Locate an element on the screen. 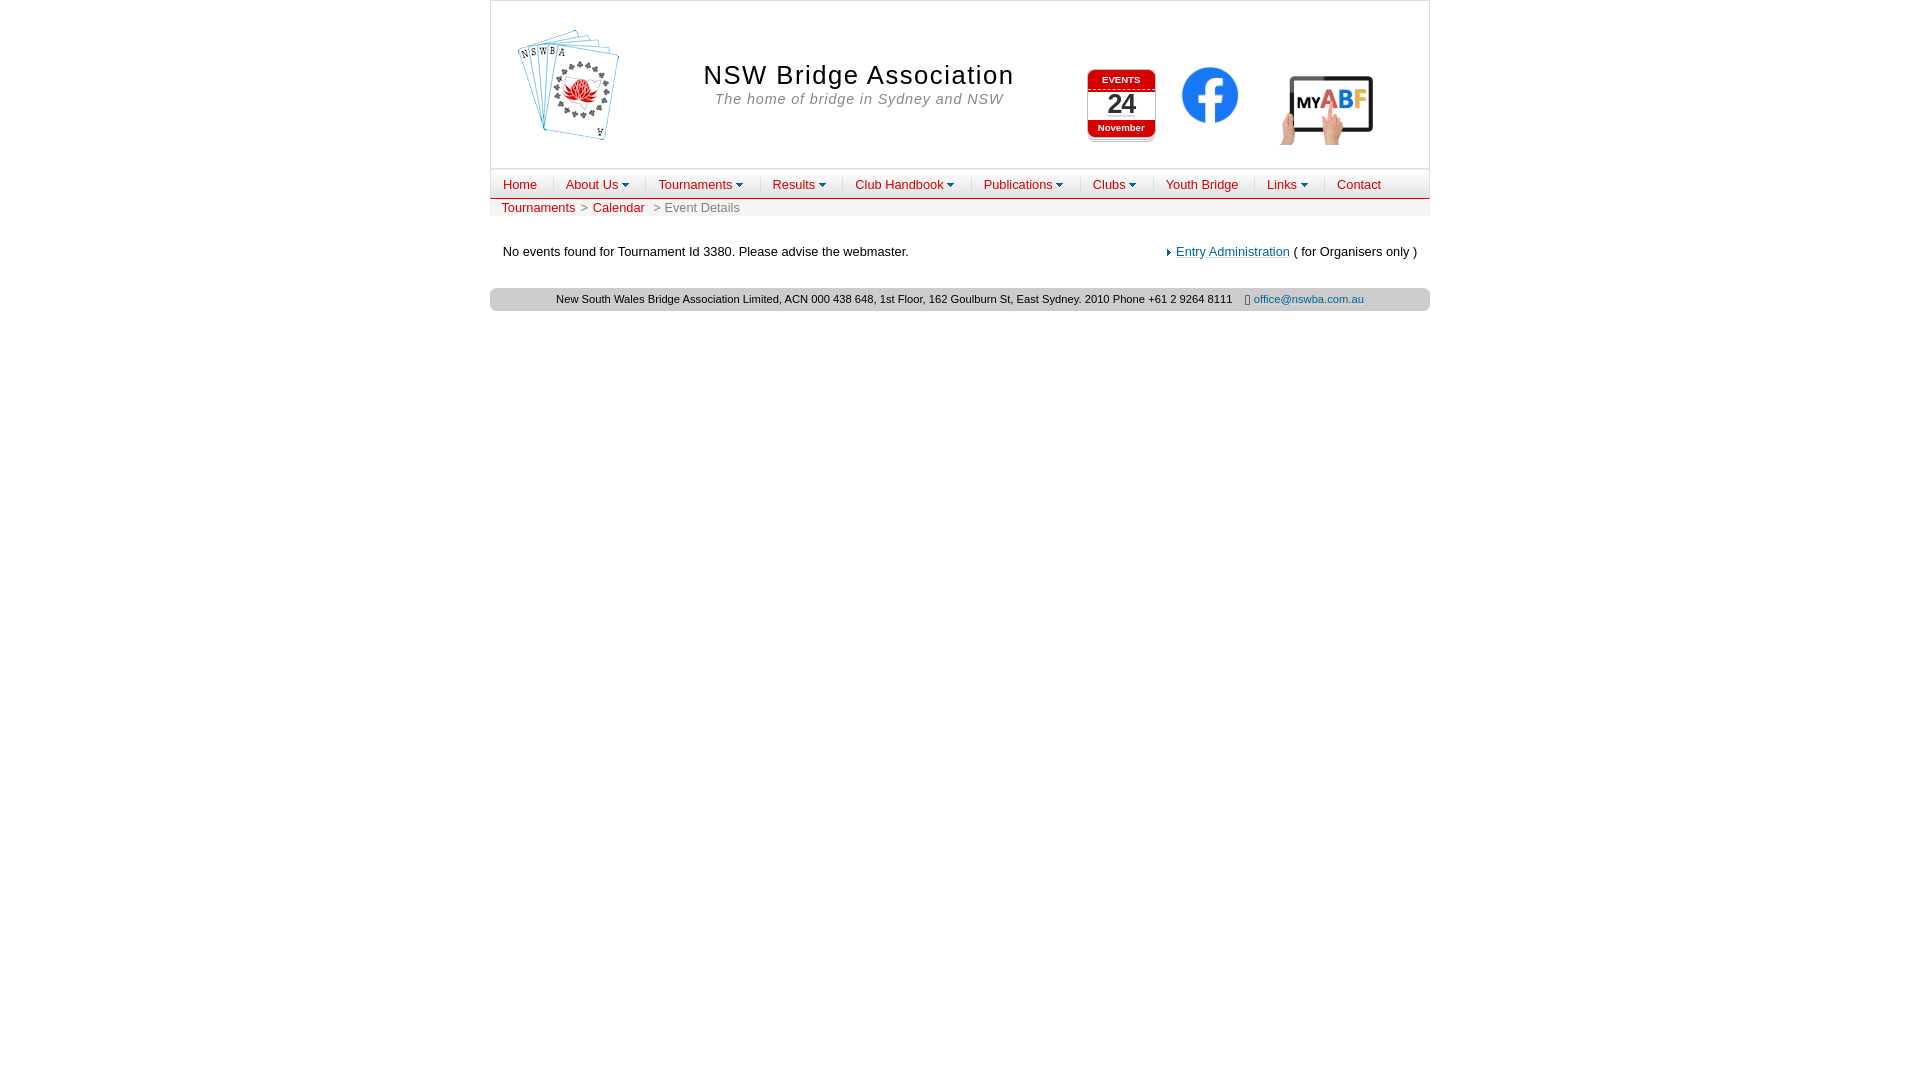  'Home' is located at coordinates (519, 184).